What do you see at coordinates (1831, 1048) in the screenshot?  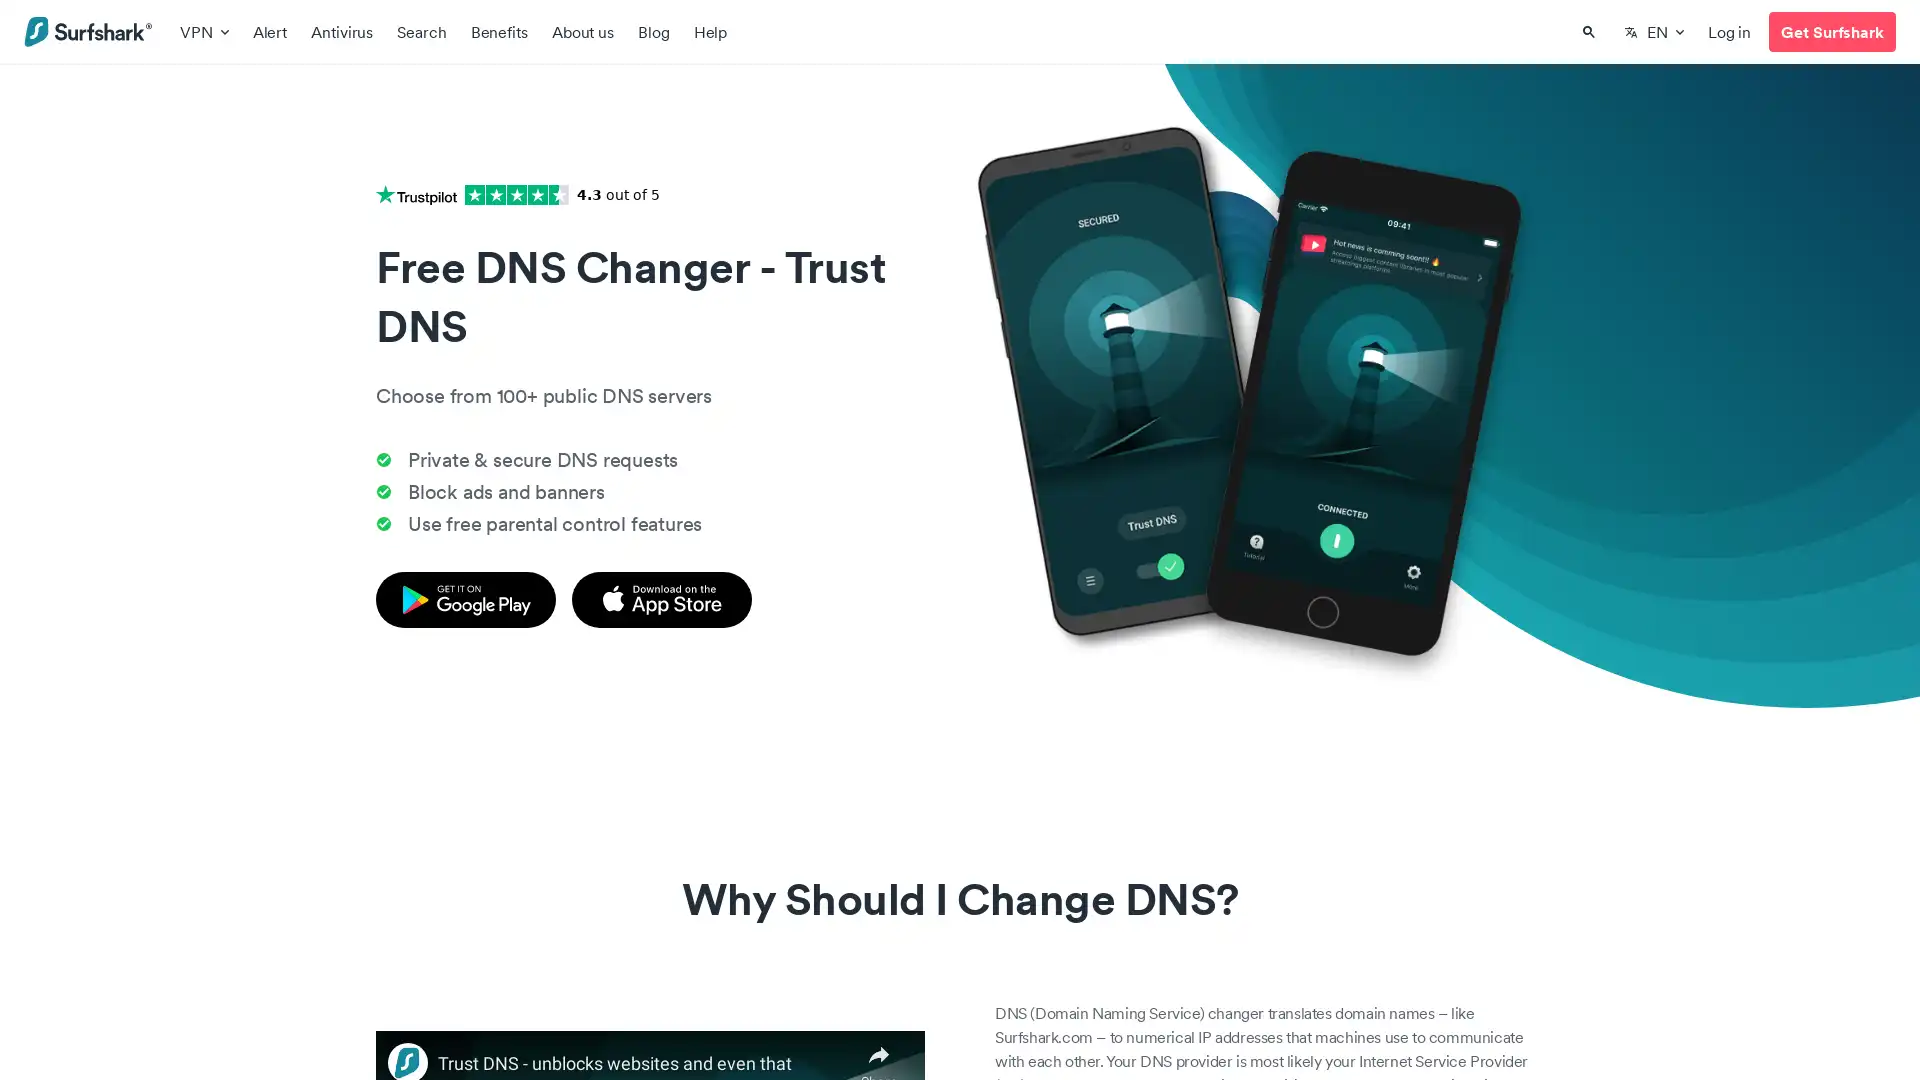 I see `loading Support` at bounding box center [1831, 1048].